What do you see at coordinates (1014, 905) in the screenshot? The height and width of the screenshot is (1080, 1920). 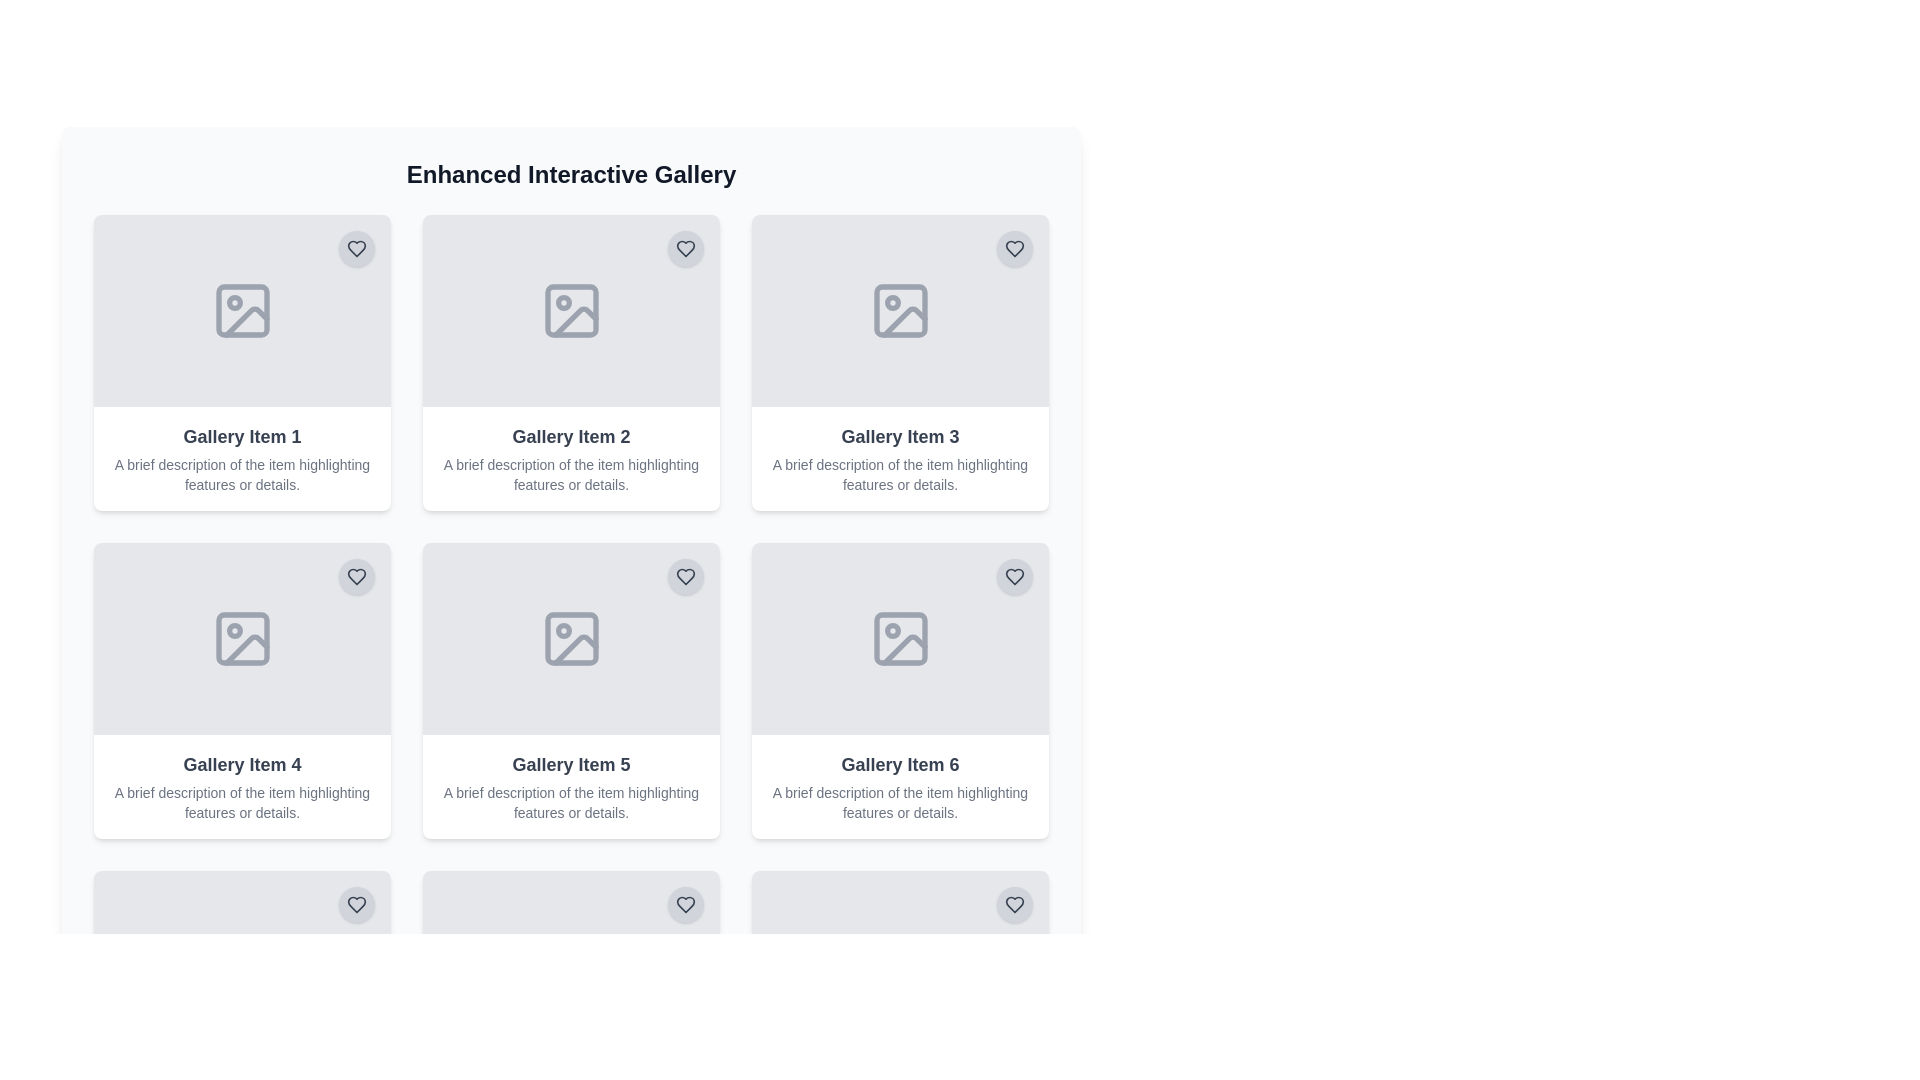 I see `the circular gray button with a heart icon in the top right corner of the sixth gallery item to favorite the item` at bounding box center [1014, 905].